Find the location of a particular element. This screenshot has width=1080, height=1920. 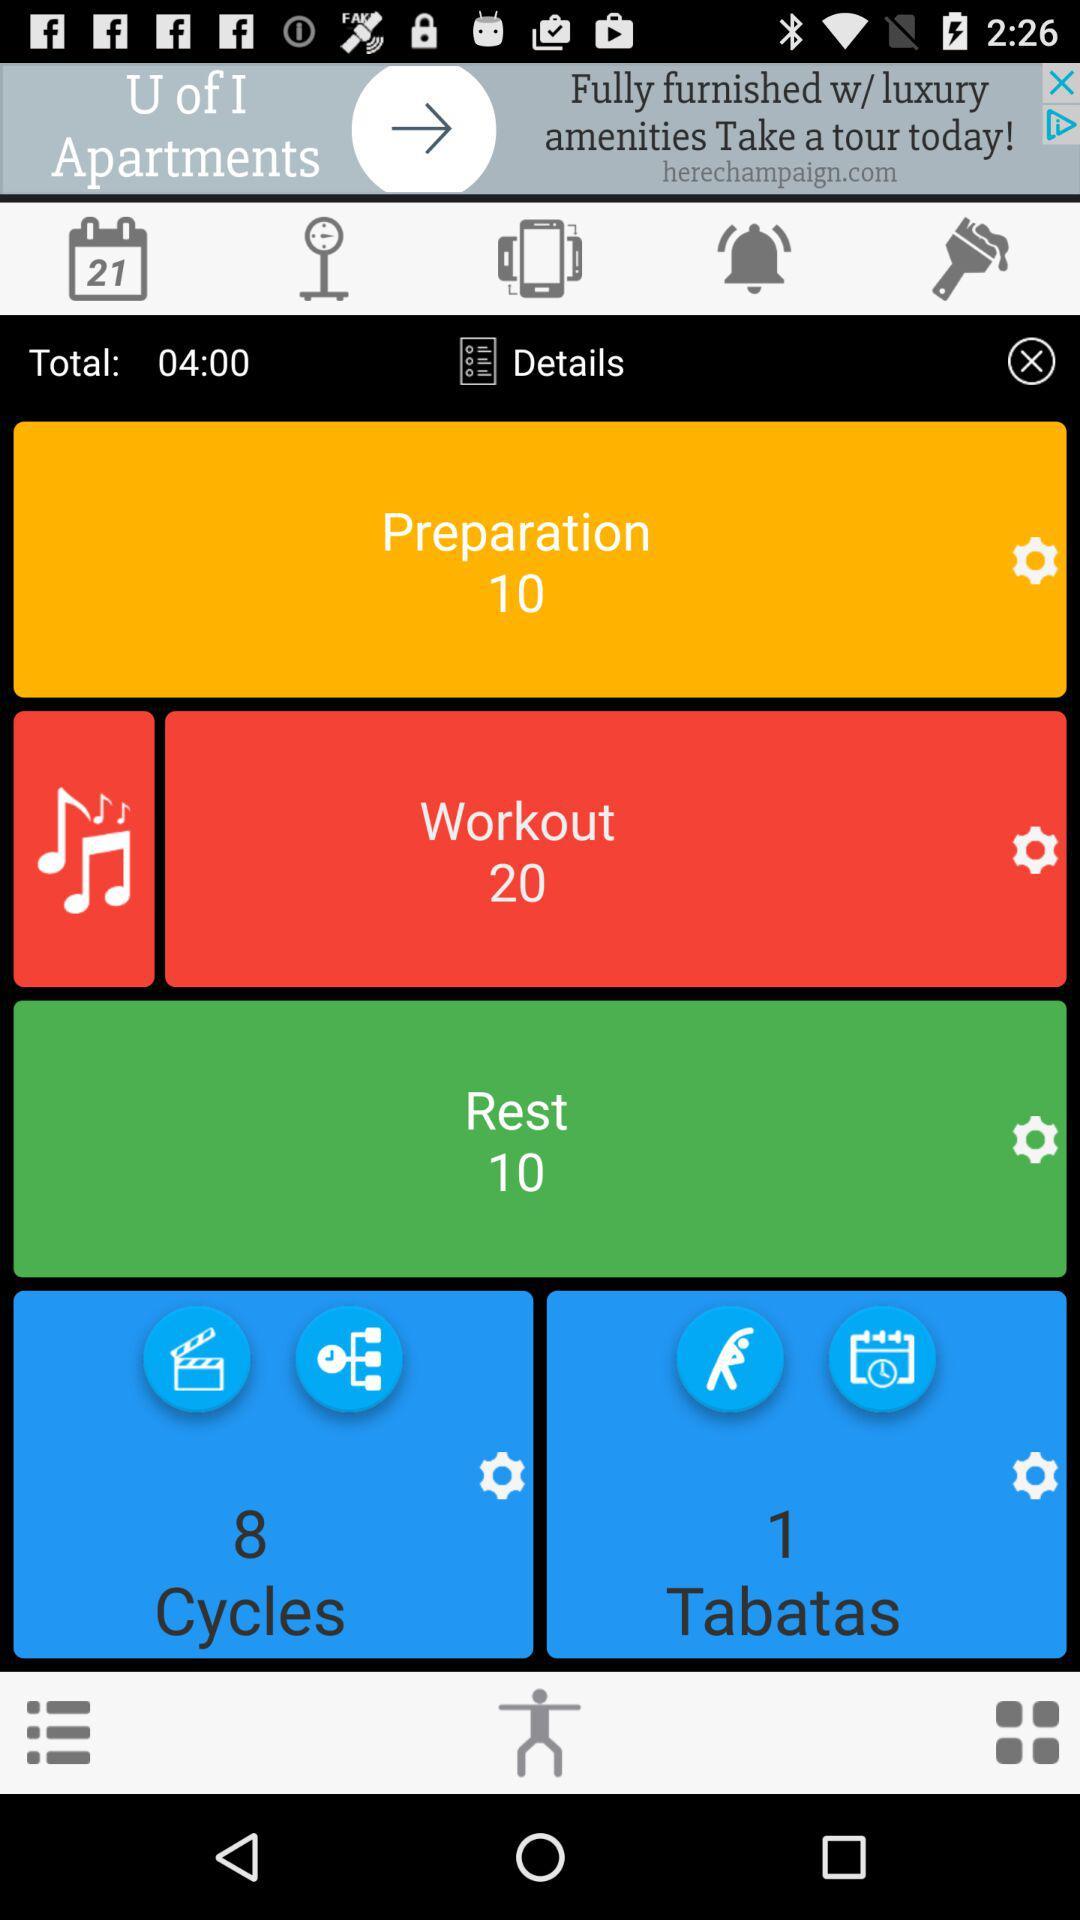

screen rotate is located at coordinates (540, 257).